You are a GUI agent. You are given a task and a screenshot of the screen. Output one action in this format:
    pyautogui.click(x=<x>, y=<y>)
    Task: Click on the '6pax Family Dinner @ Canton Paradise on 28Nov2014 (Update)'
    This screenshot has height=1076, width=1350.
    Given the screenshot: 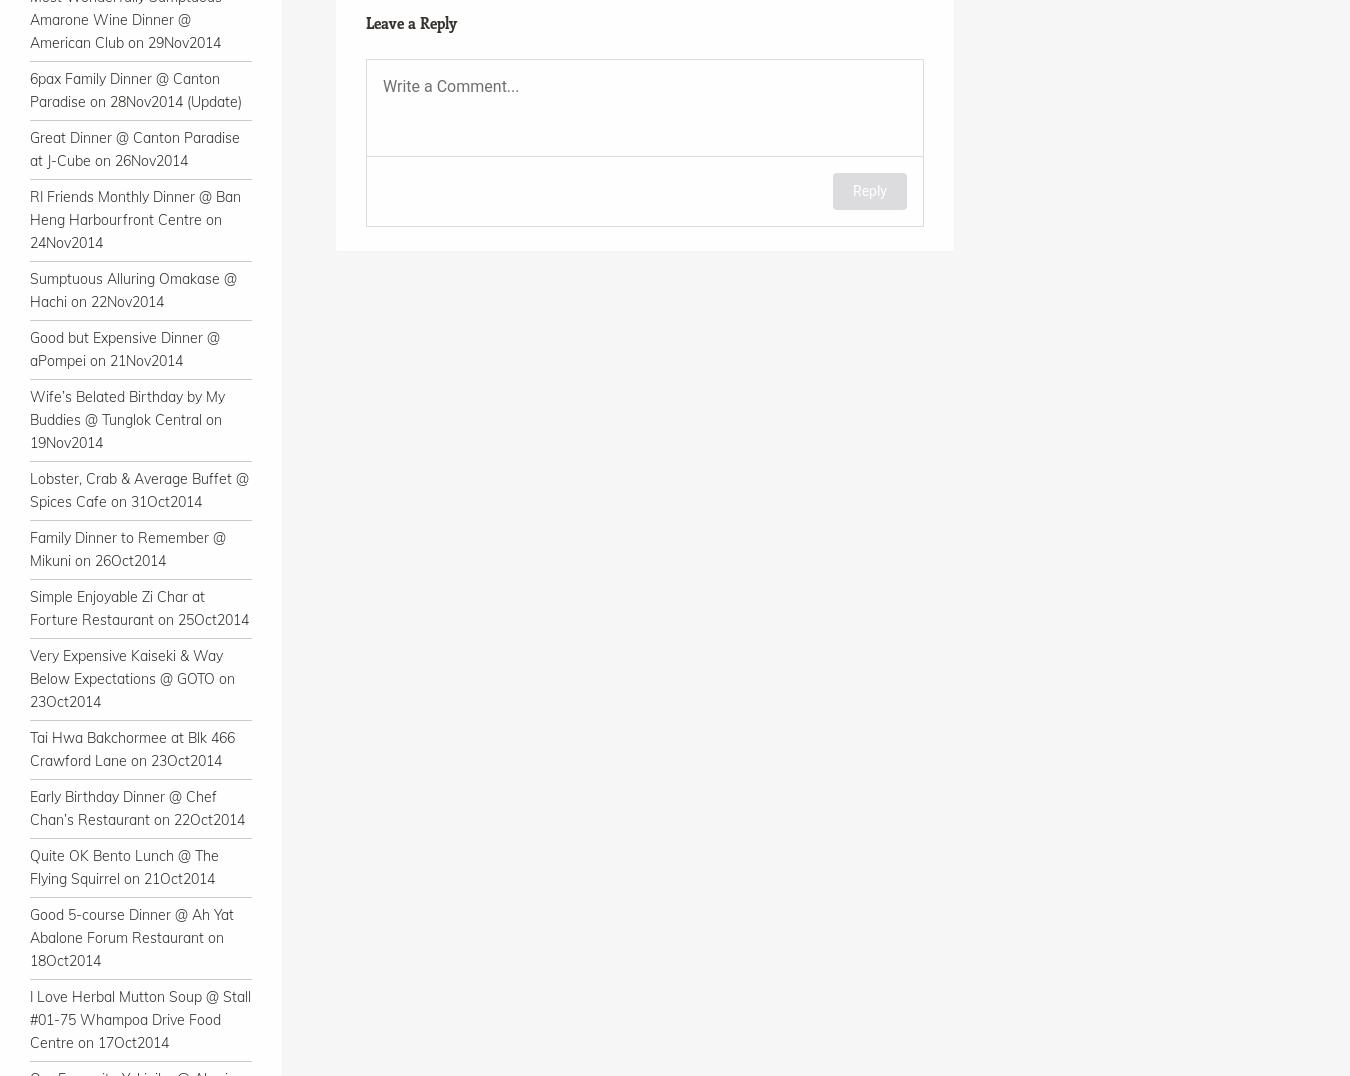 What is the action you would take?
    pyautogui.click(x=28, y=89)
    